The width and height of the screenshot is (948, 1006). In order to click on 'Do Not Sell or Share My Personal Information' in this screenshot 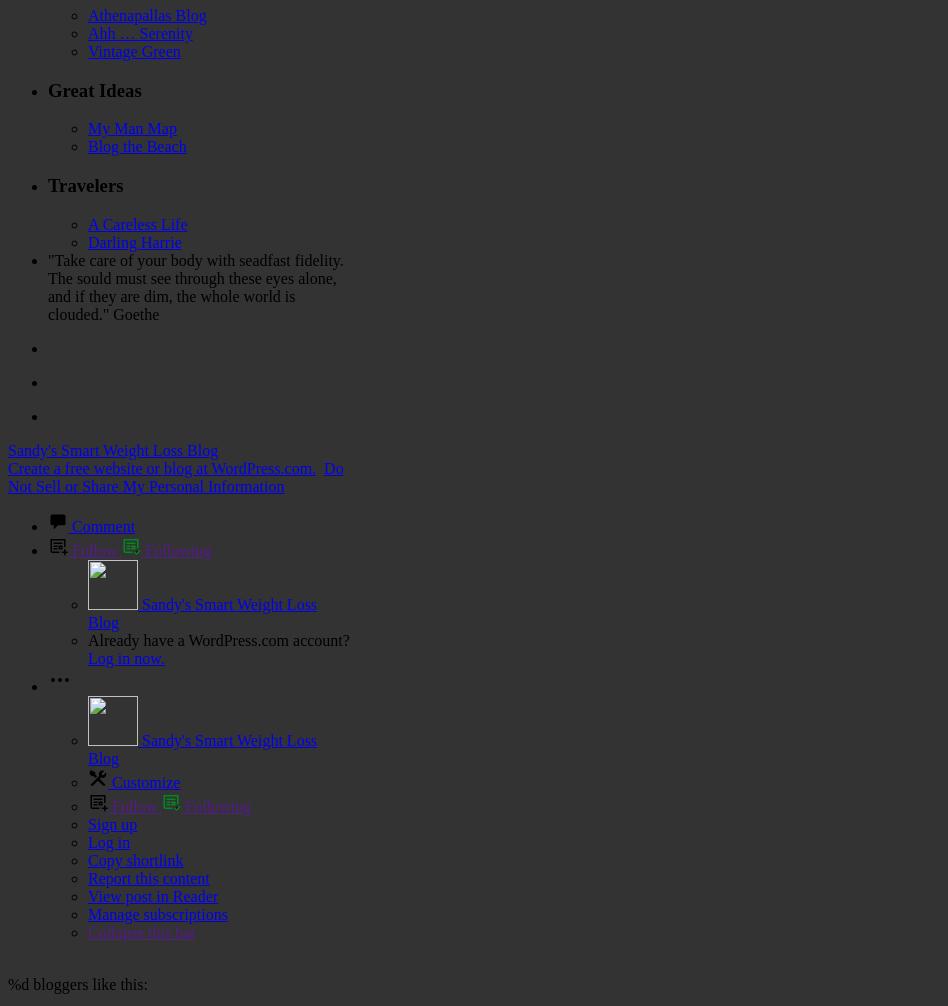, I will do `click(174, 475)`.